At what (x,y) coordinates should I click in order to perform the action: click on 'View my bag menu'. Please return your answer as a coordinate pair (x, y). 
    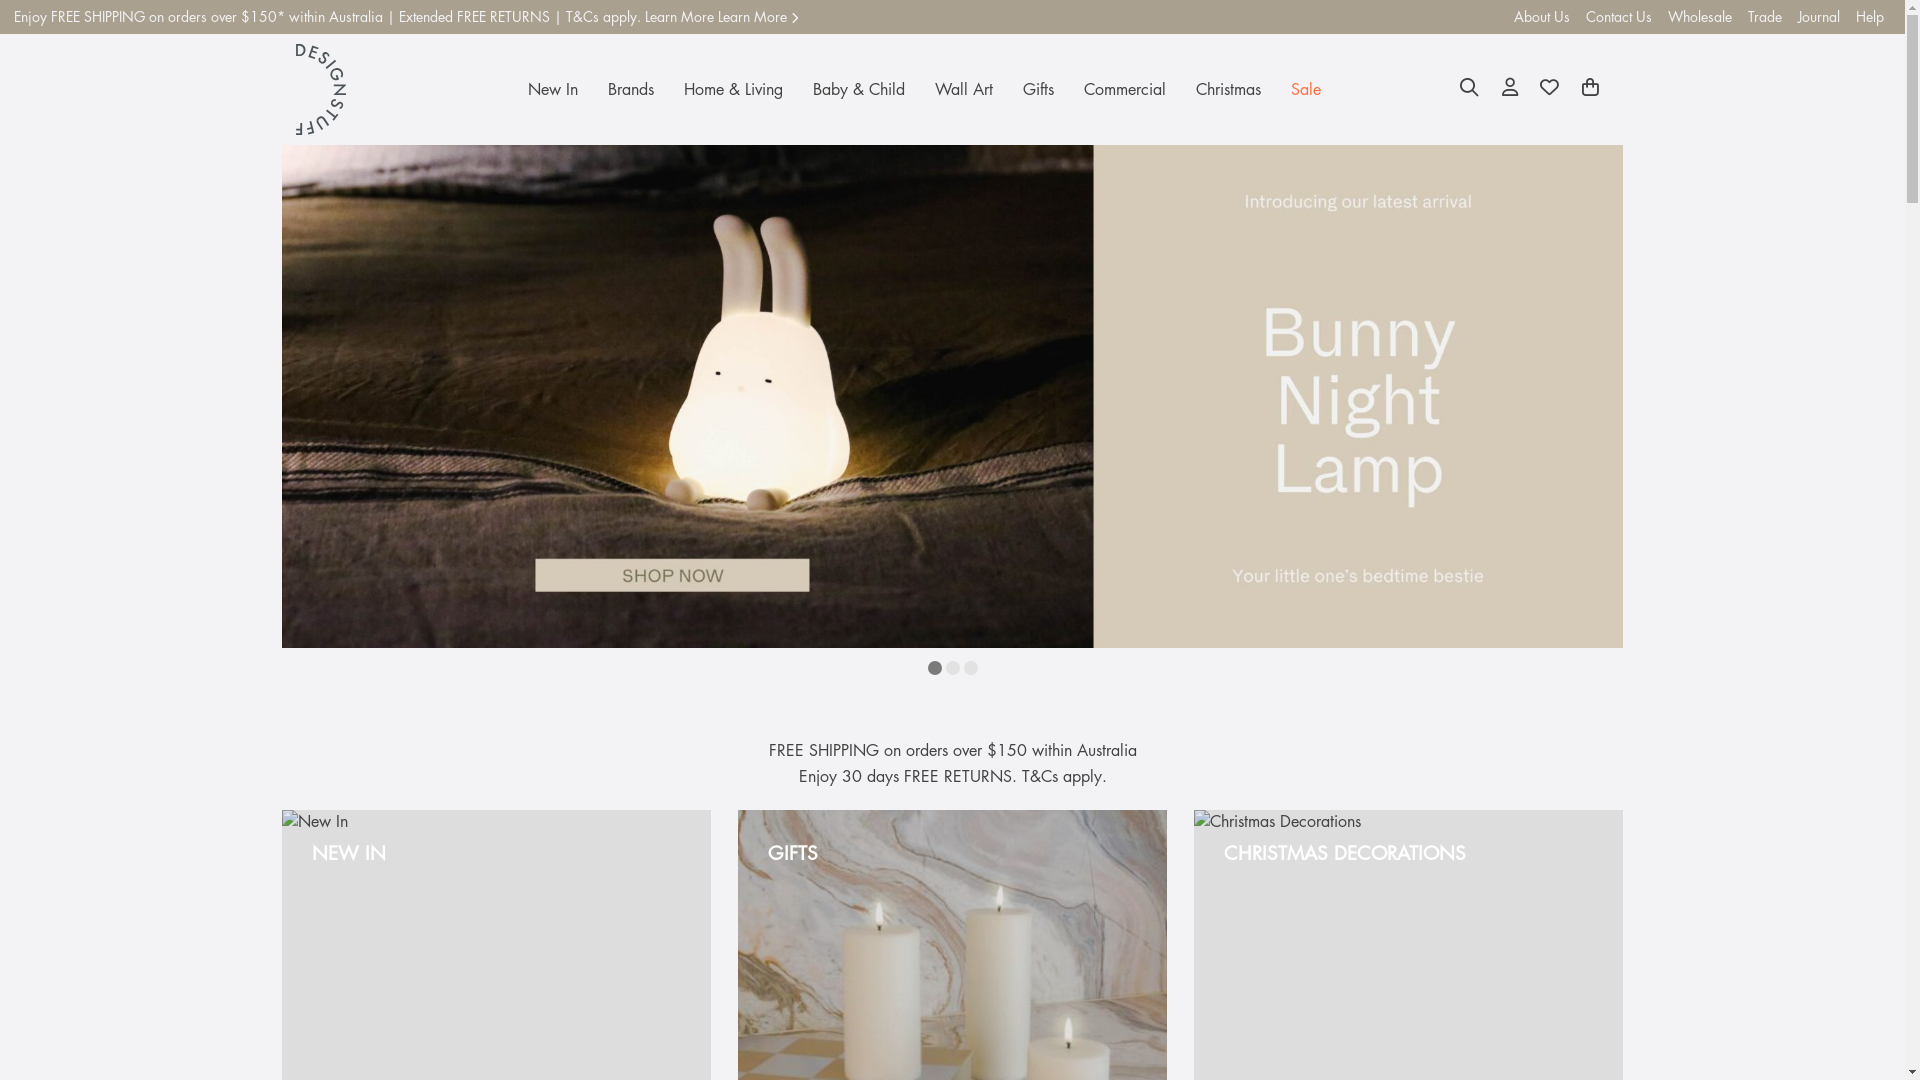
    Looking at the image, I should click on (1588, 88).